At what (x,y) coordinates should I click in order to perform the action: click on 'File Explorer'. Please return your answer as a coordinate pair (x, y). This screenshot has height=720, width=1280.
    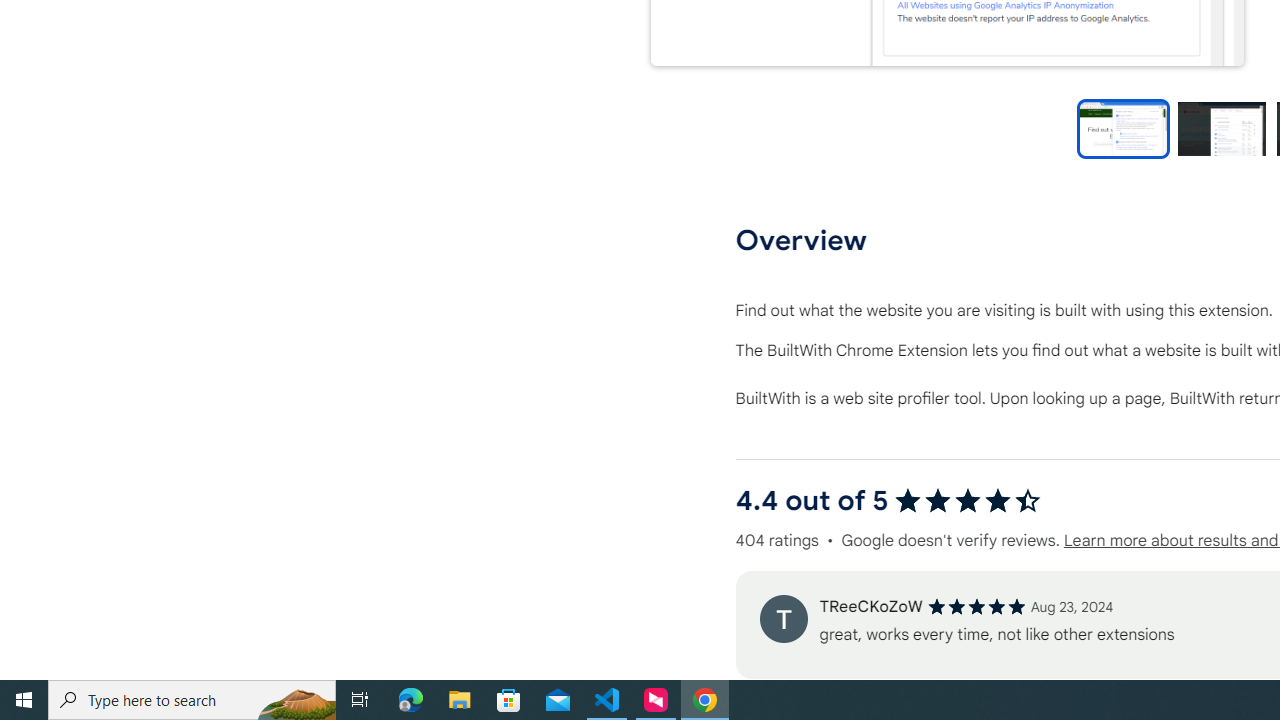
    Looking at the image, I should click on (459, 698).